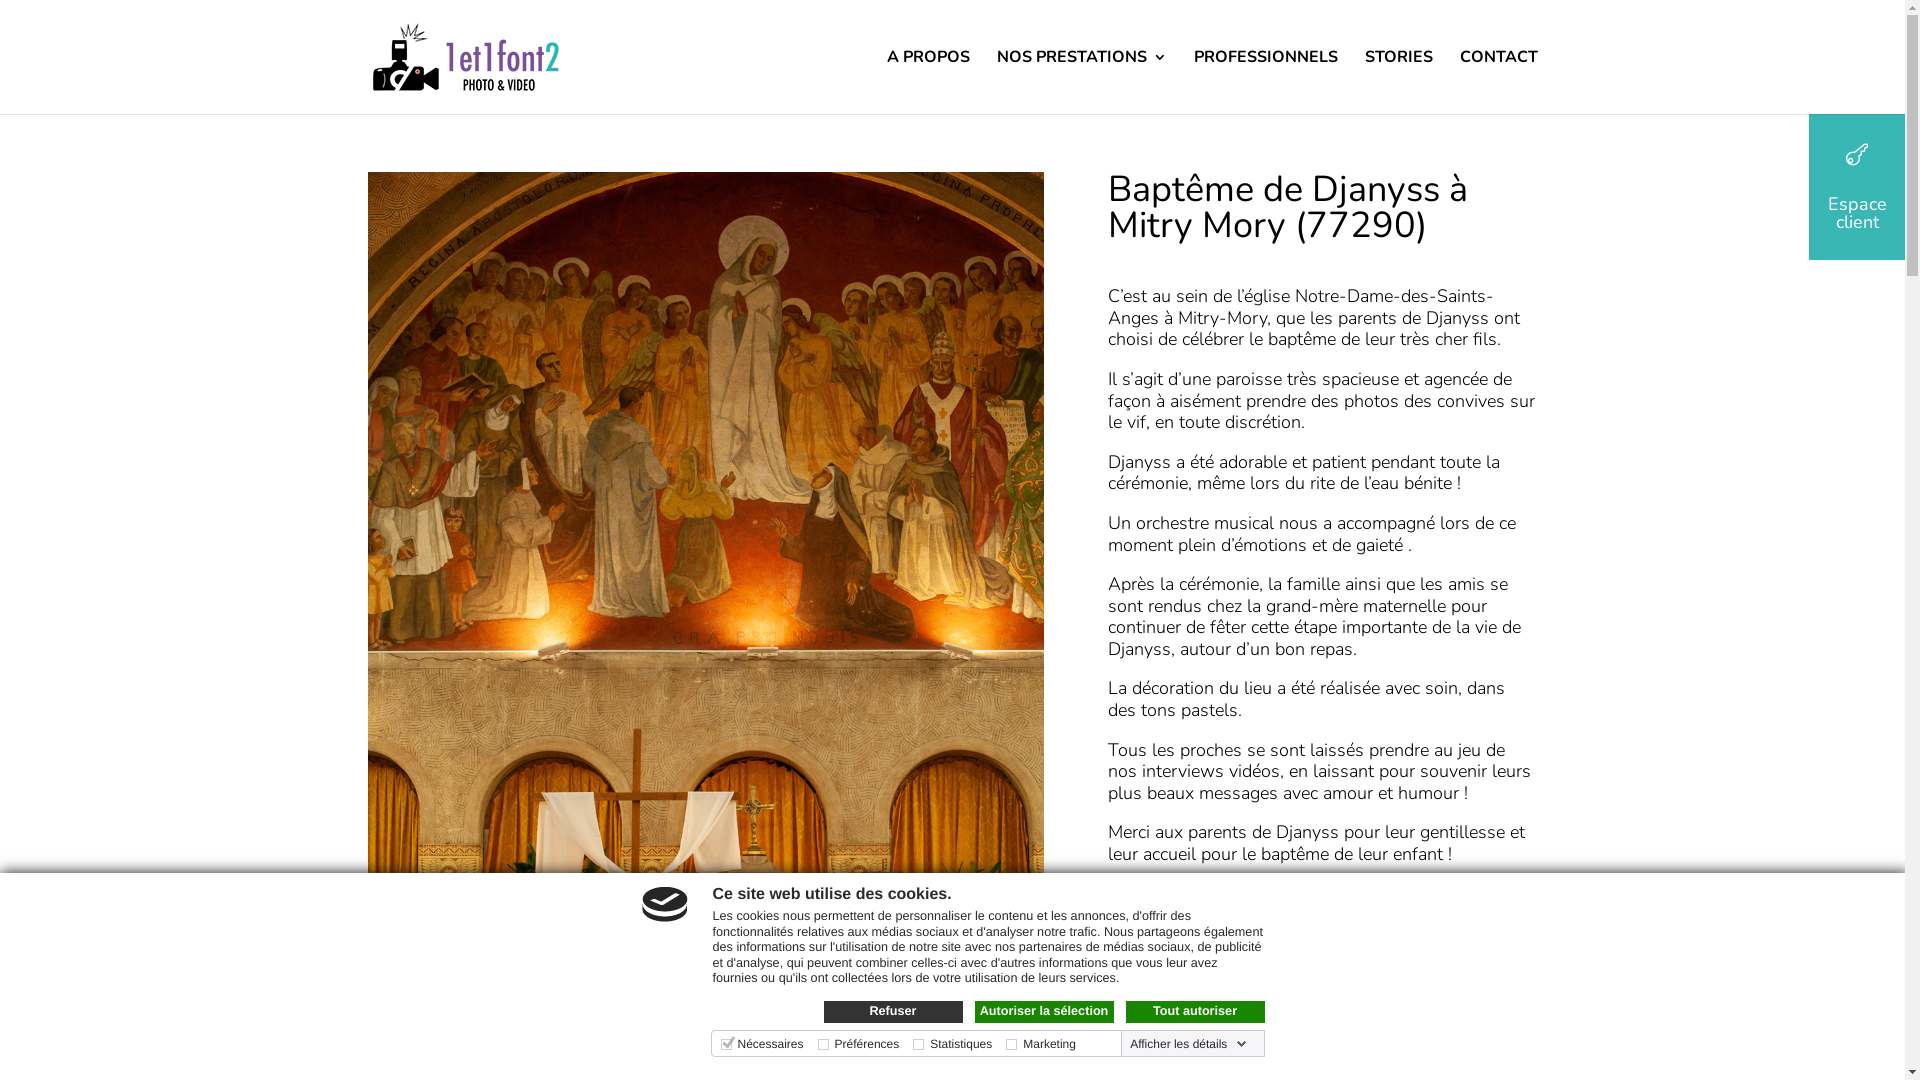  What do you see at coordinates (1079, 80) in the screenshot?
I see `'NOS PRESTATIONS'` at bounding box center [1079, 80].